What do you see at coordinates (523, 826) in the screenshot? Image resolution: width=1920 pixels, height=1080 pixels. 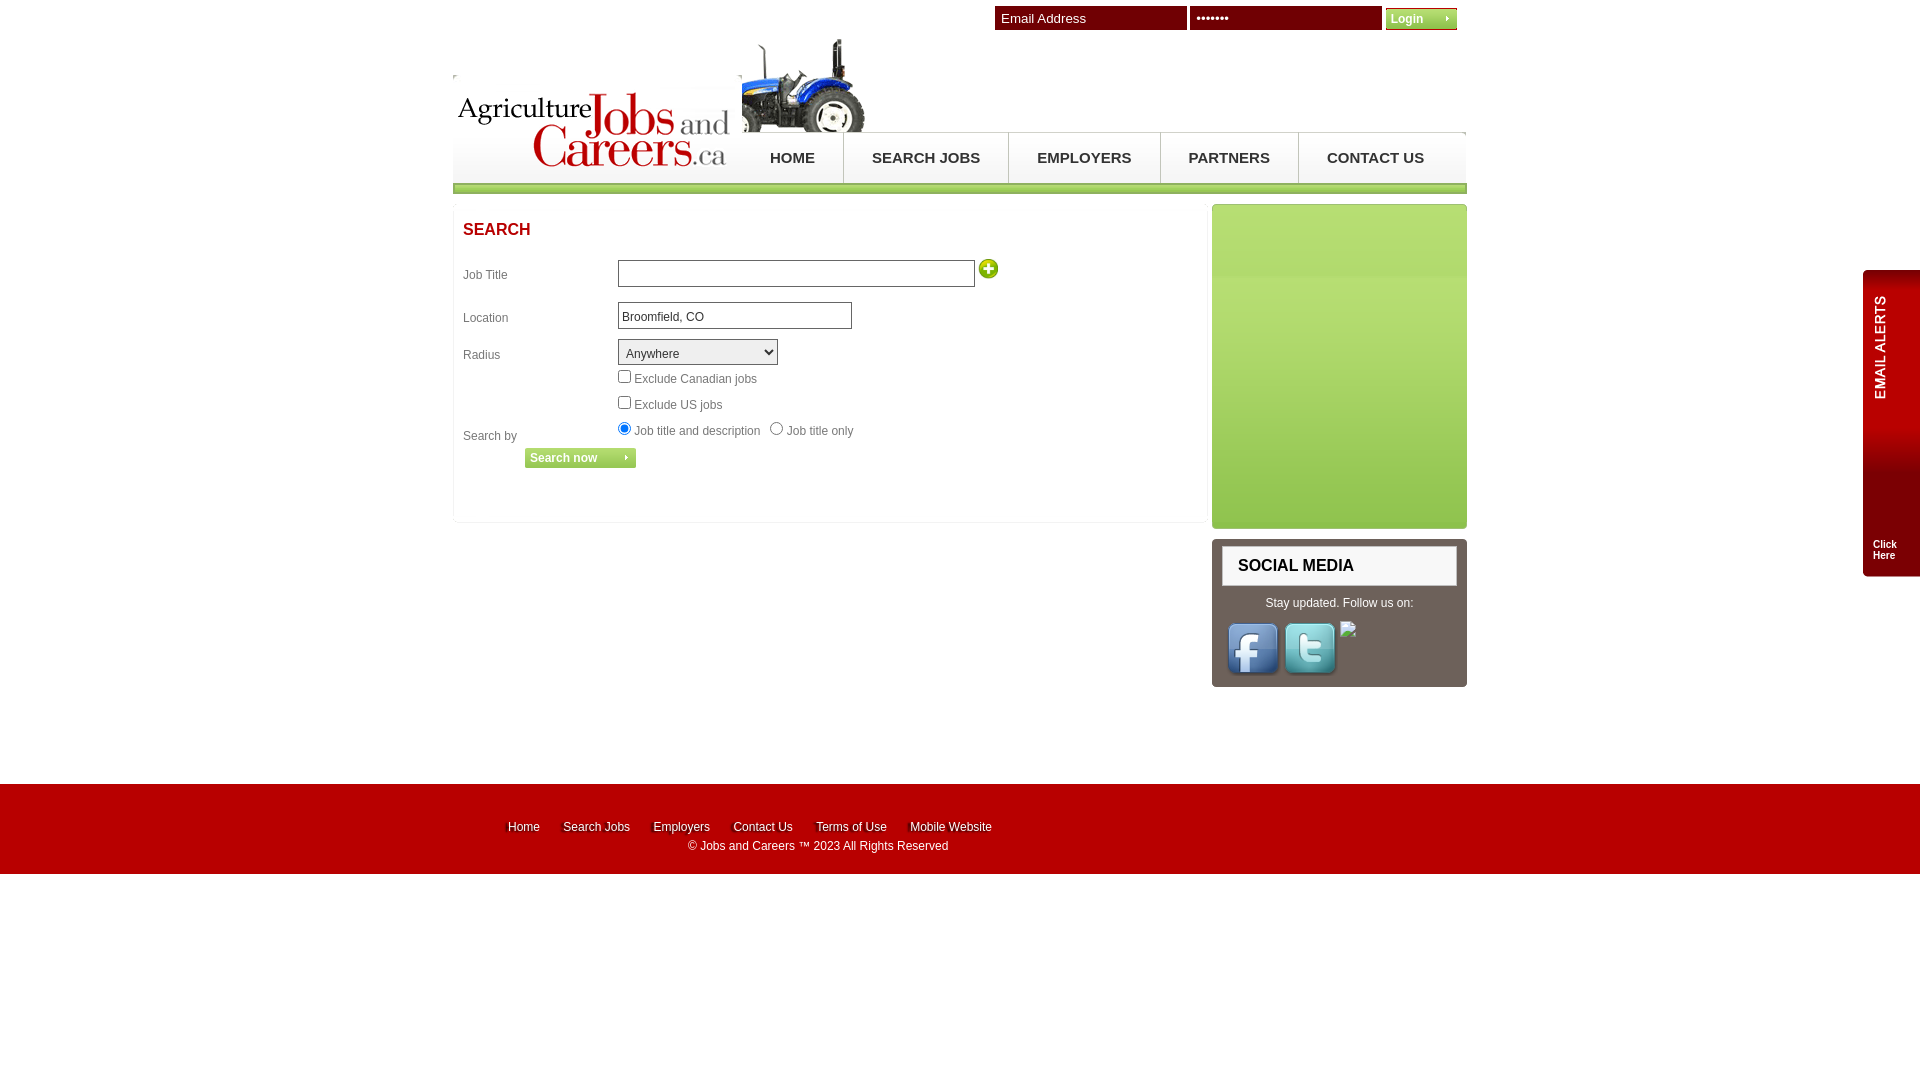 I see `'Home'` at bounding box center [523, 826].